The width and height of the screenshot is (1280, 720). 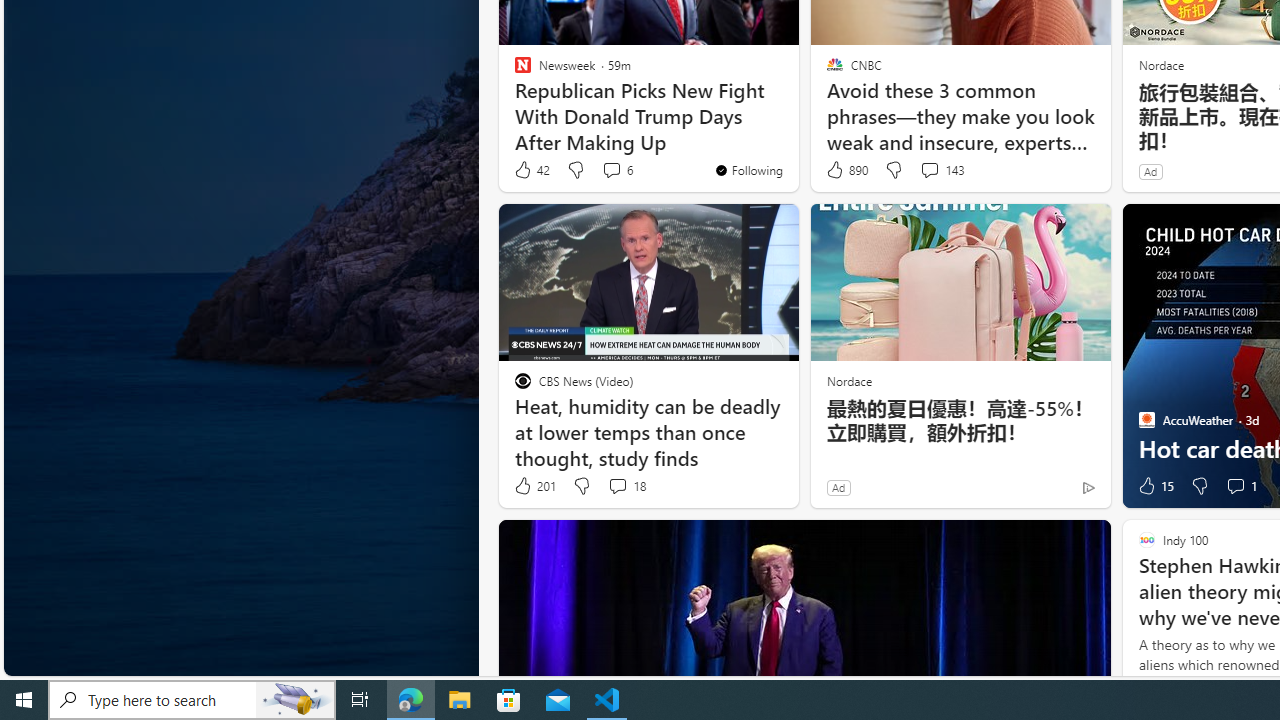 What do you see at coordinates (928, 168) in the screenshot?
I see `'View comments 143 Comment'` at bounding box center [928, 168].